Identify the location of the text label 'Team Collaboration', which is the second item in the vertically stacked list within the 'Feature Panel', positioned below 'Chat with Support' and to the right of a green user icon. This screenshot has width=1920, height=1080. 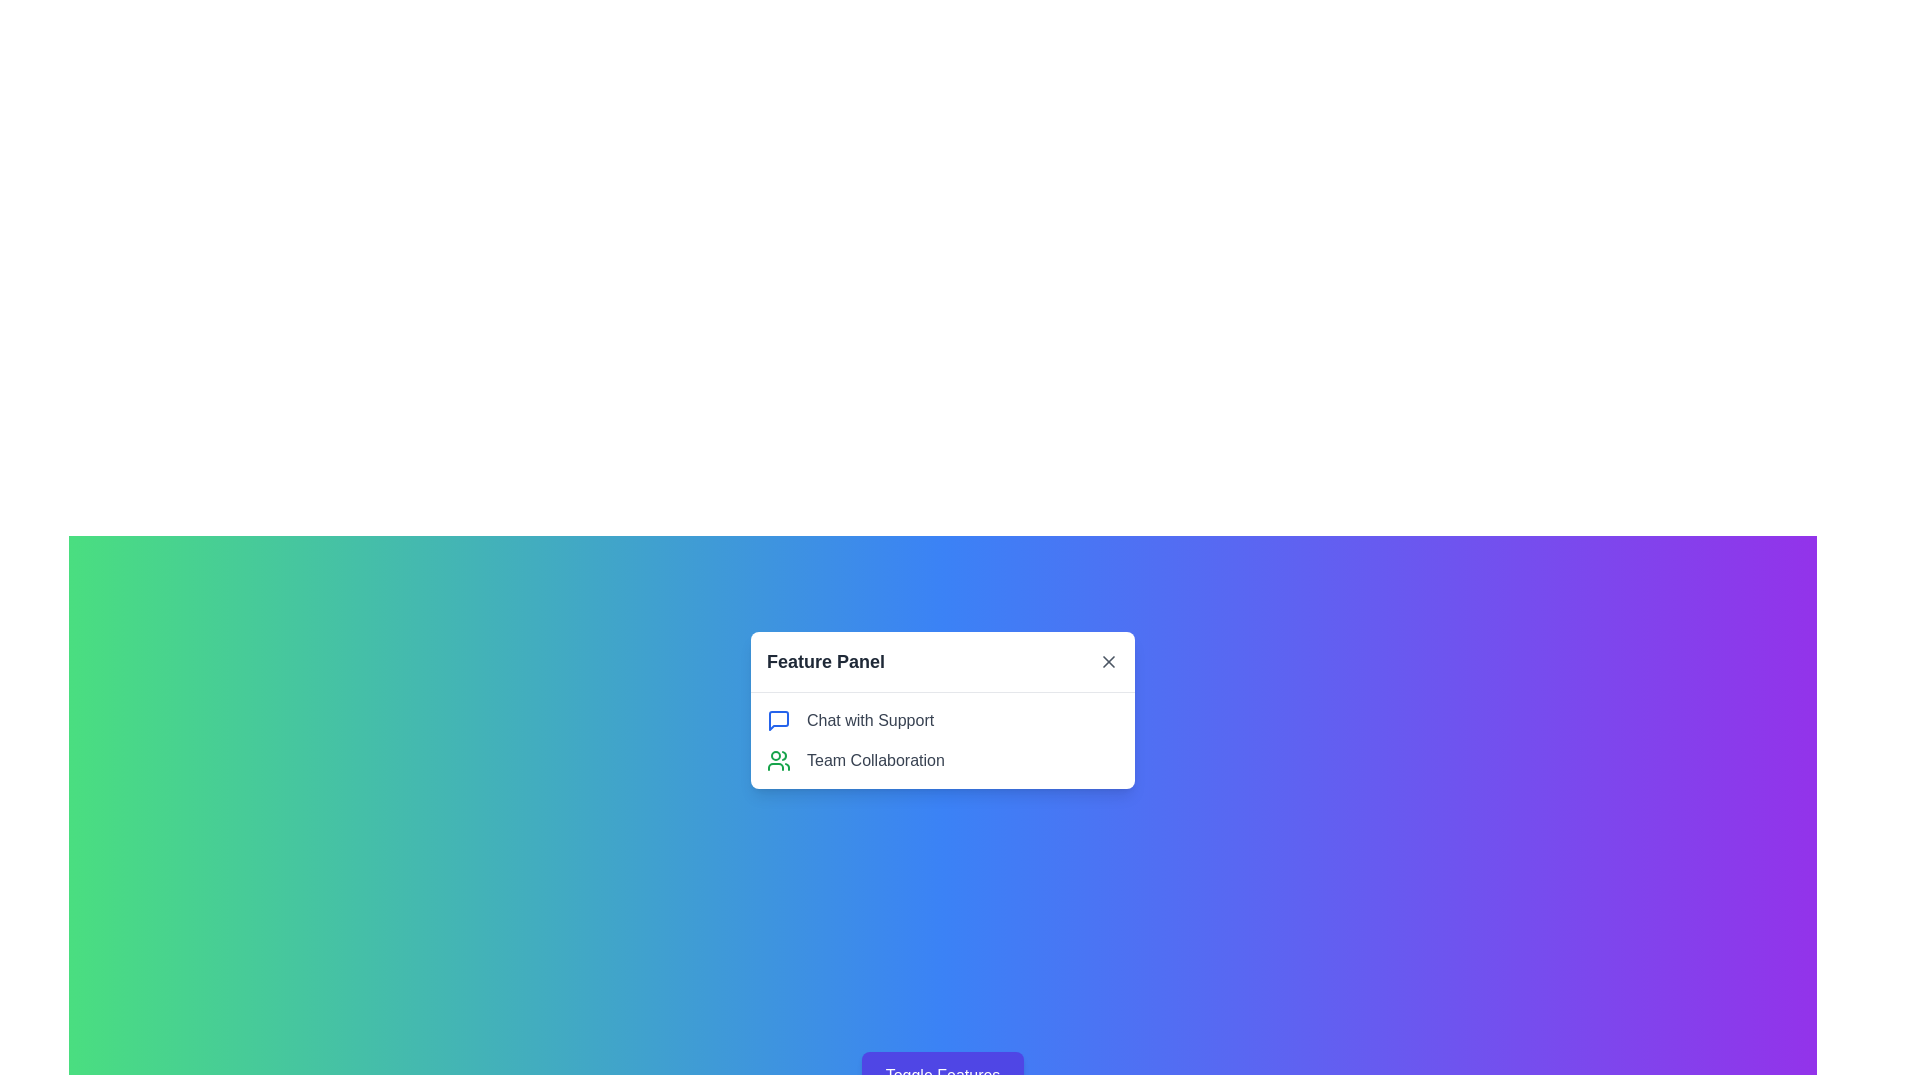
(875, 760).